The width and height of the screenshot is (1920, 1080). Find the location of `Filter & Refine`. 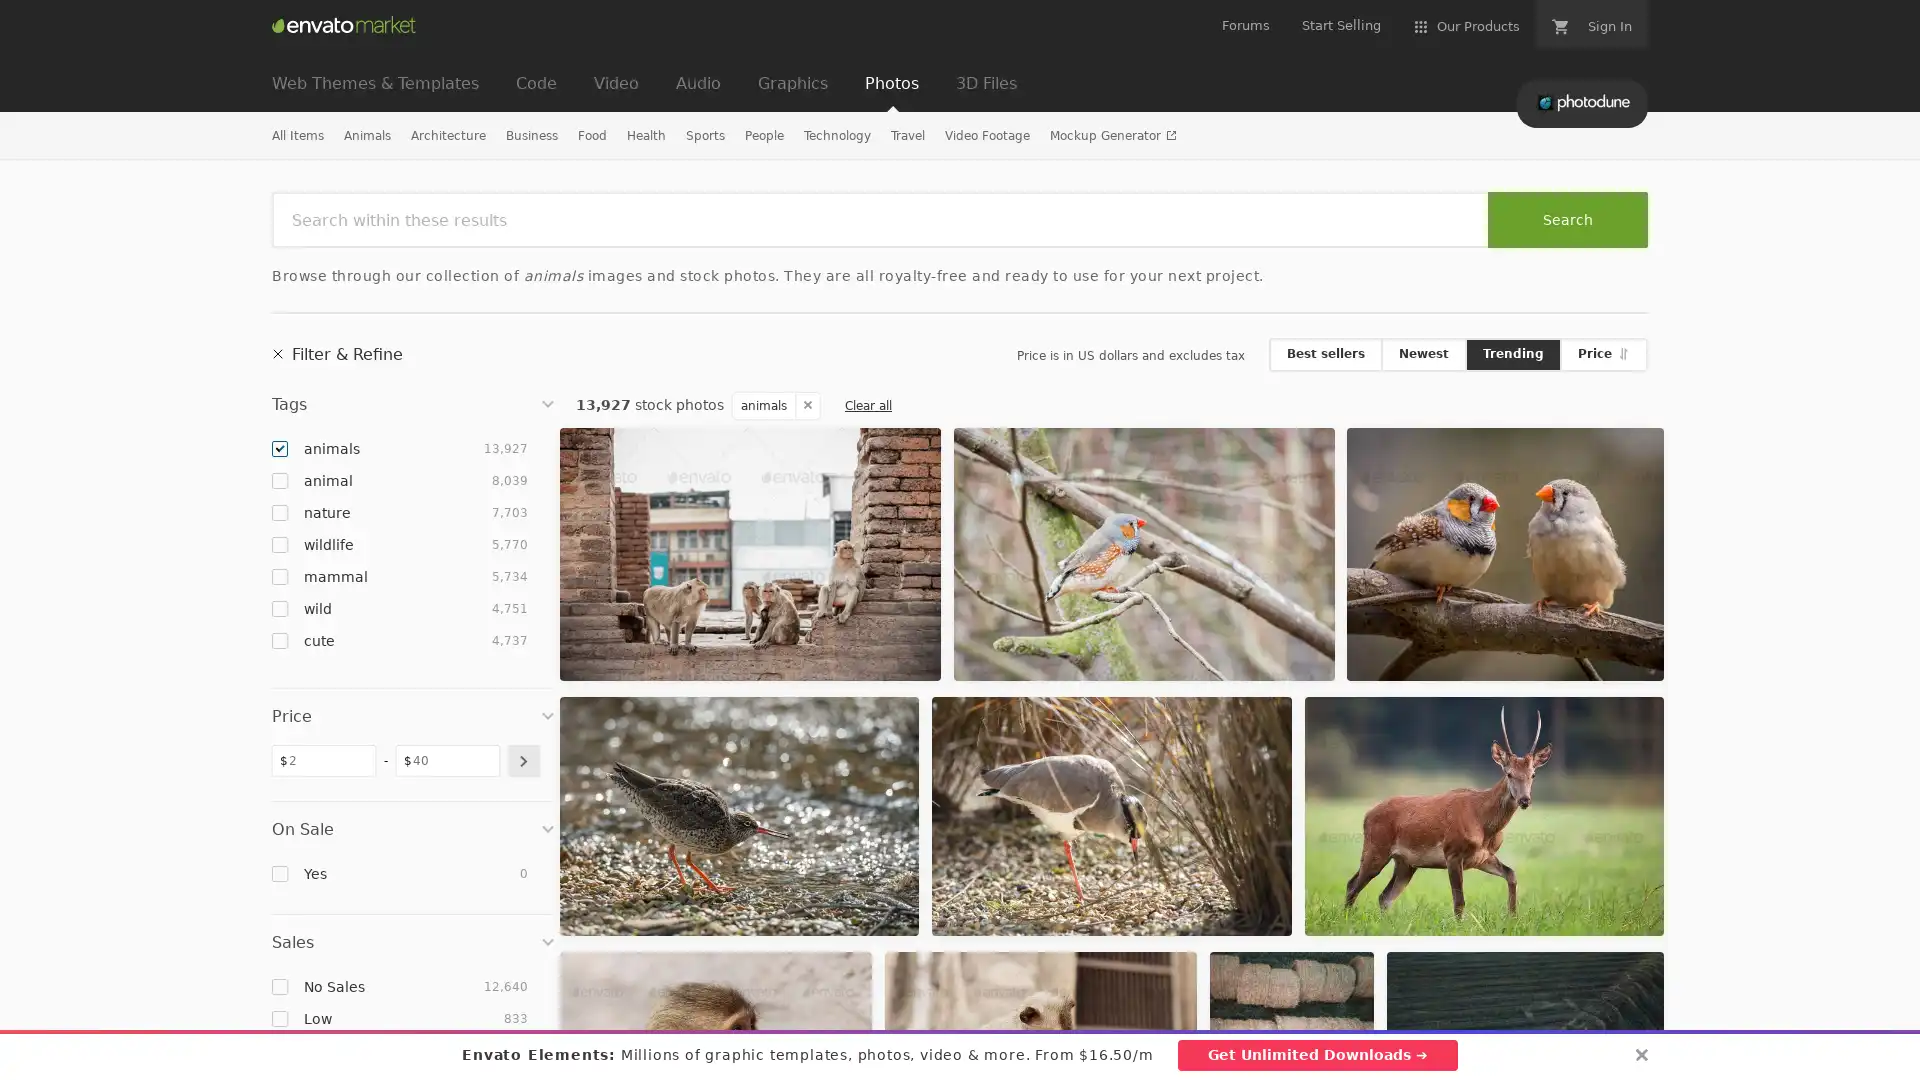

Filter & Refine is located at coordinates (351, 353).